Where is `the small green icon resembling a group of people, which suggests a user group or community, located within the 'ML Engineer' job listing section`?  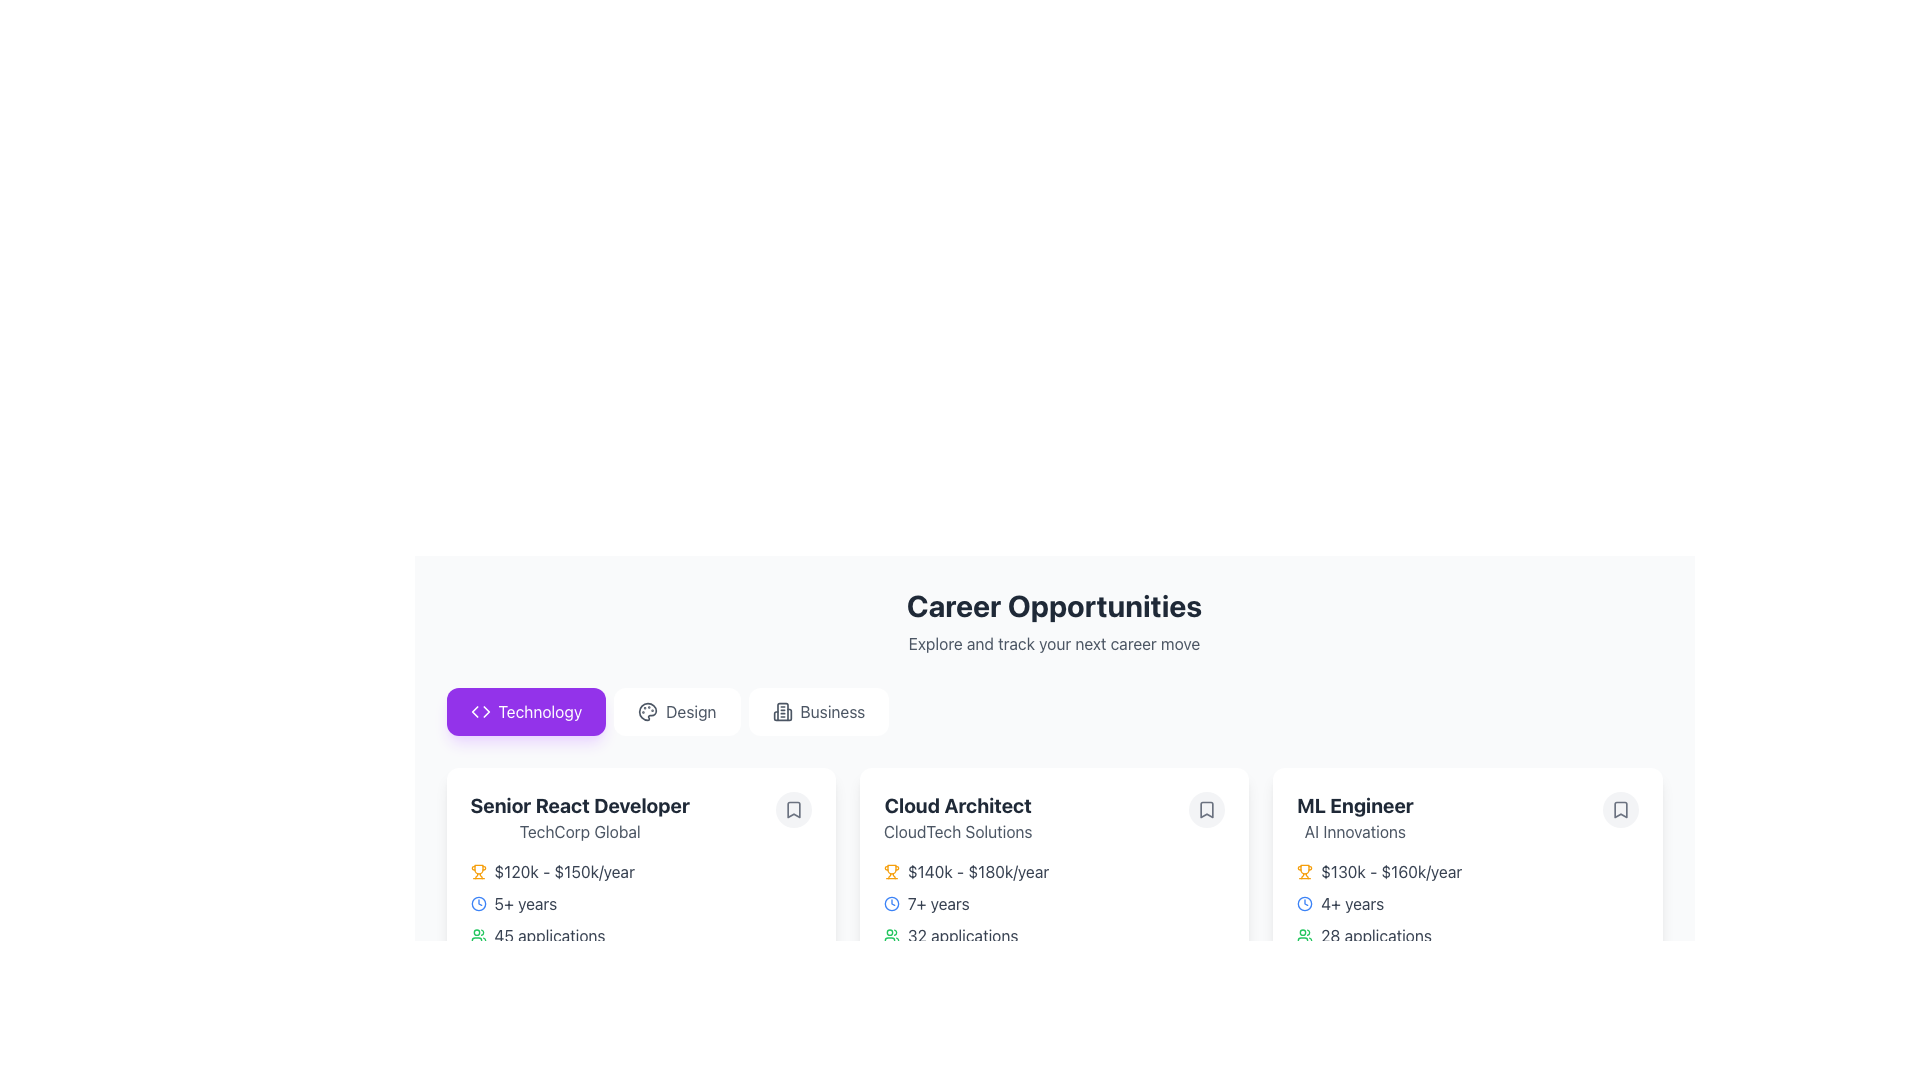
the small green icon resembling a group of people, which suggests a user group or community, located within the 'ML Engineer' job listing section is located at coordinates (1305, 936).